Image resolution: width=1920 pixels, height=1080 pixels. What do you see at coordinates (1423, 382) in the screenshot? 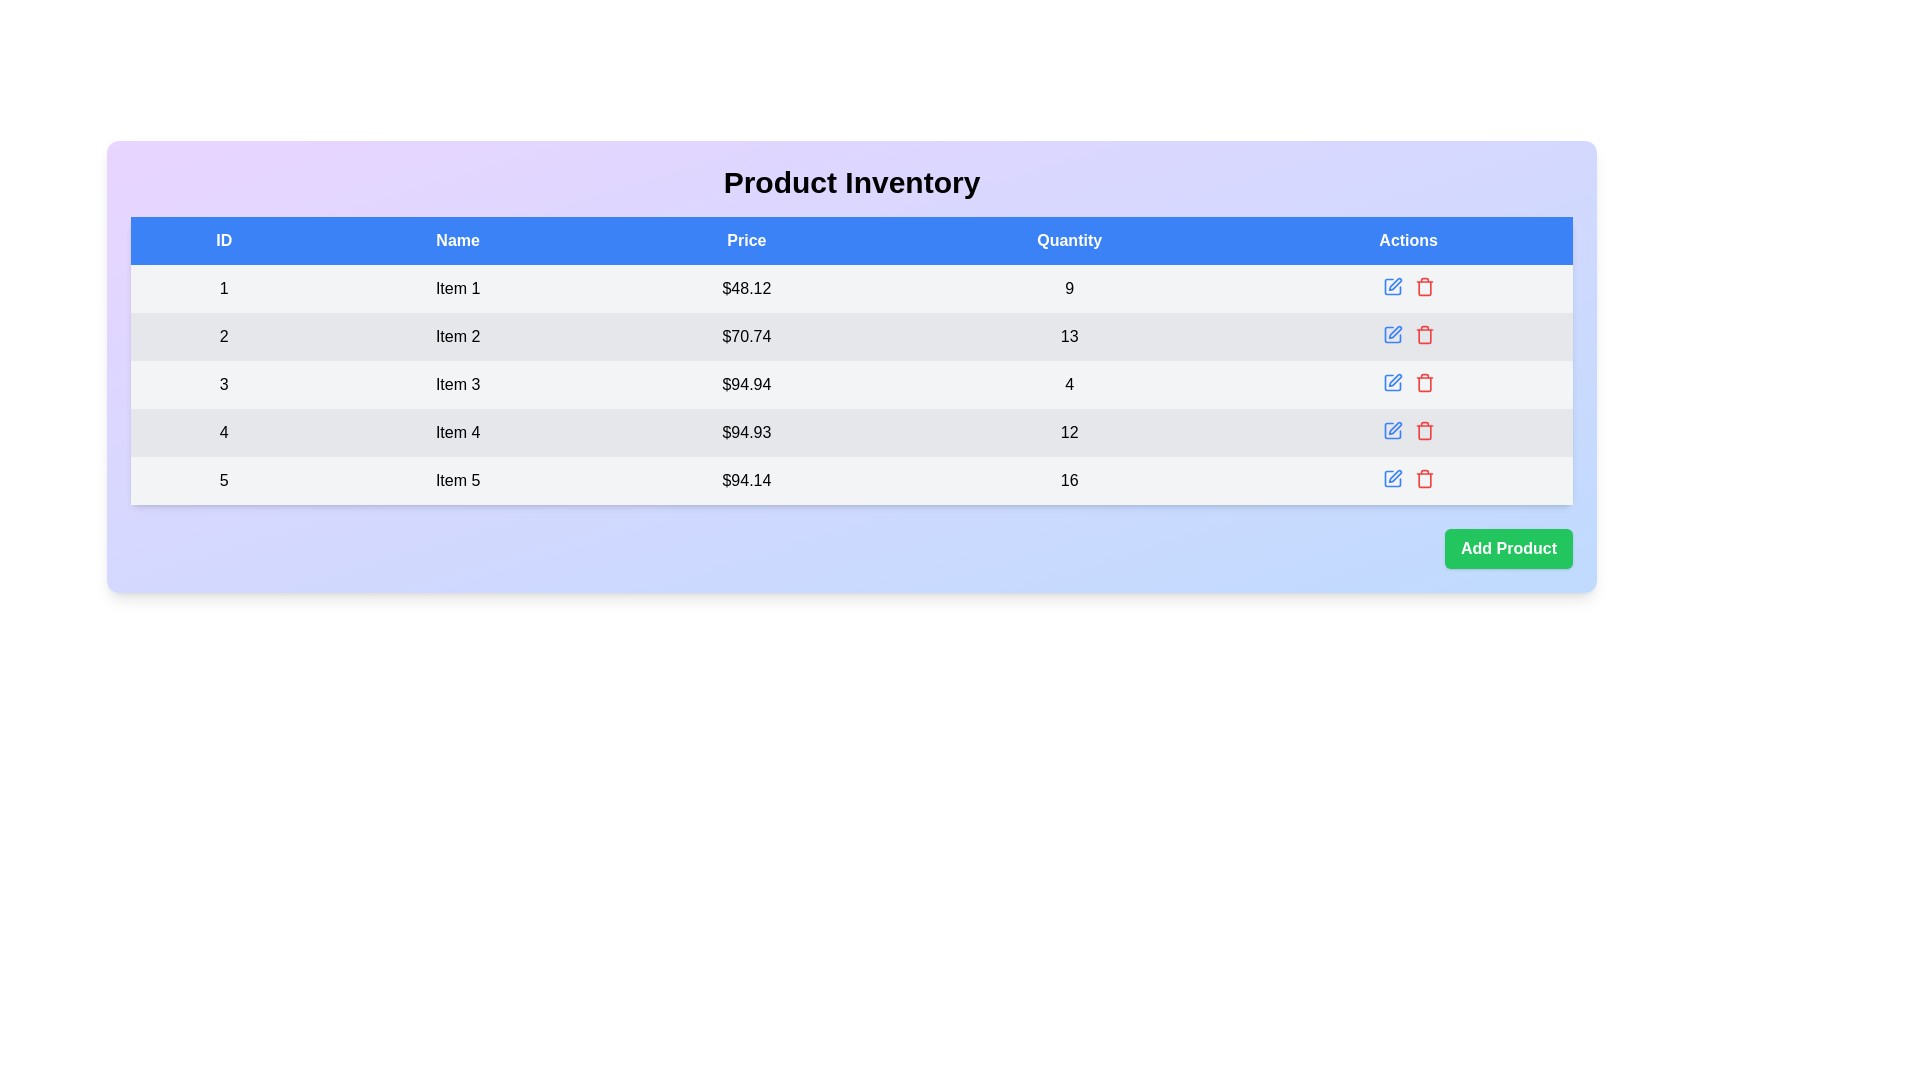
I see `the delete icon in the 'Actions' column for 'Item 3'` at bounding box center [1423, 382].